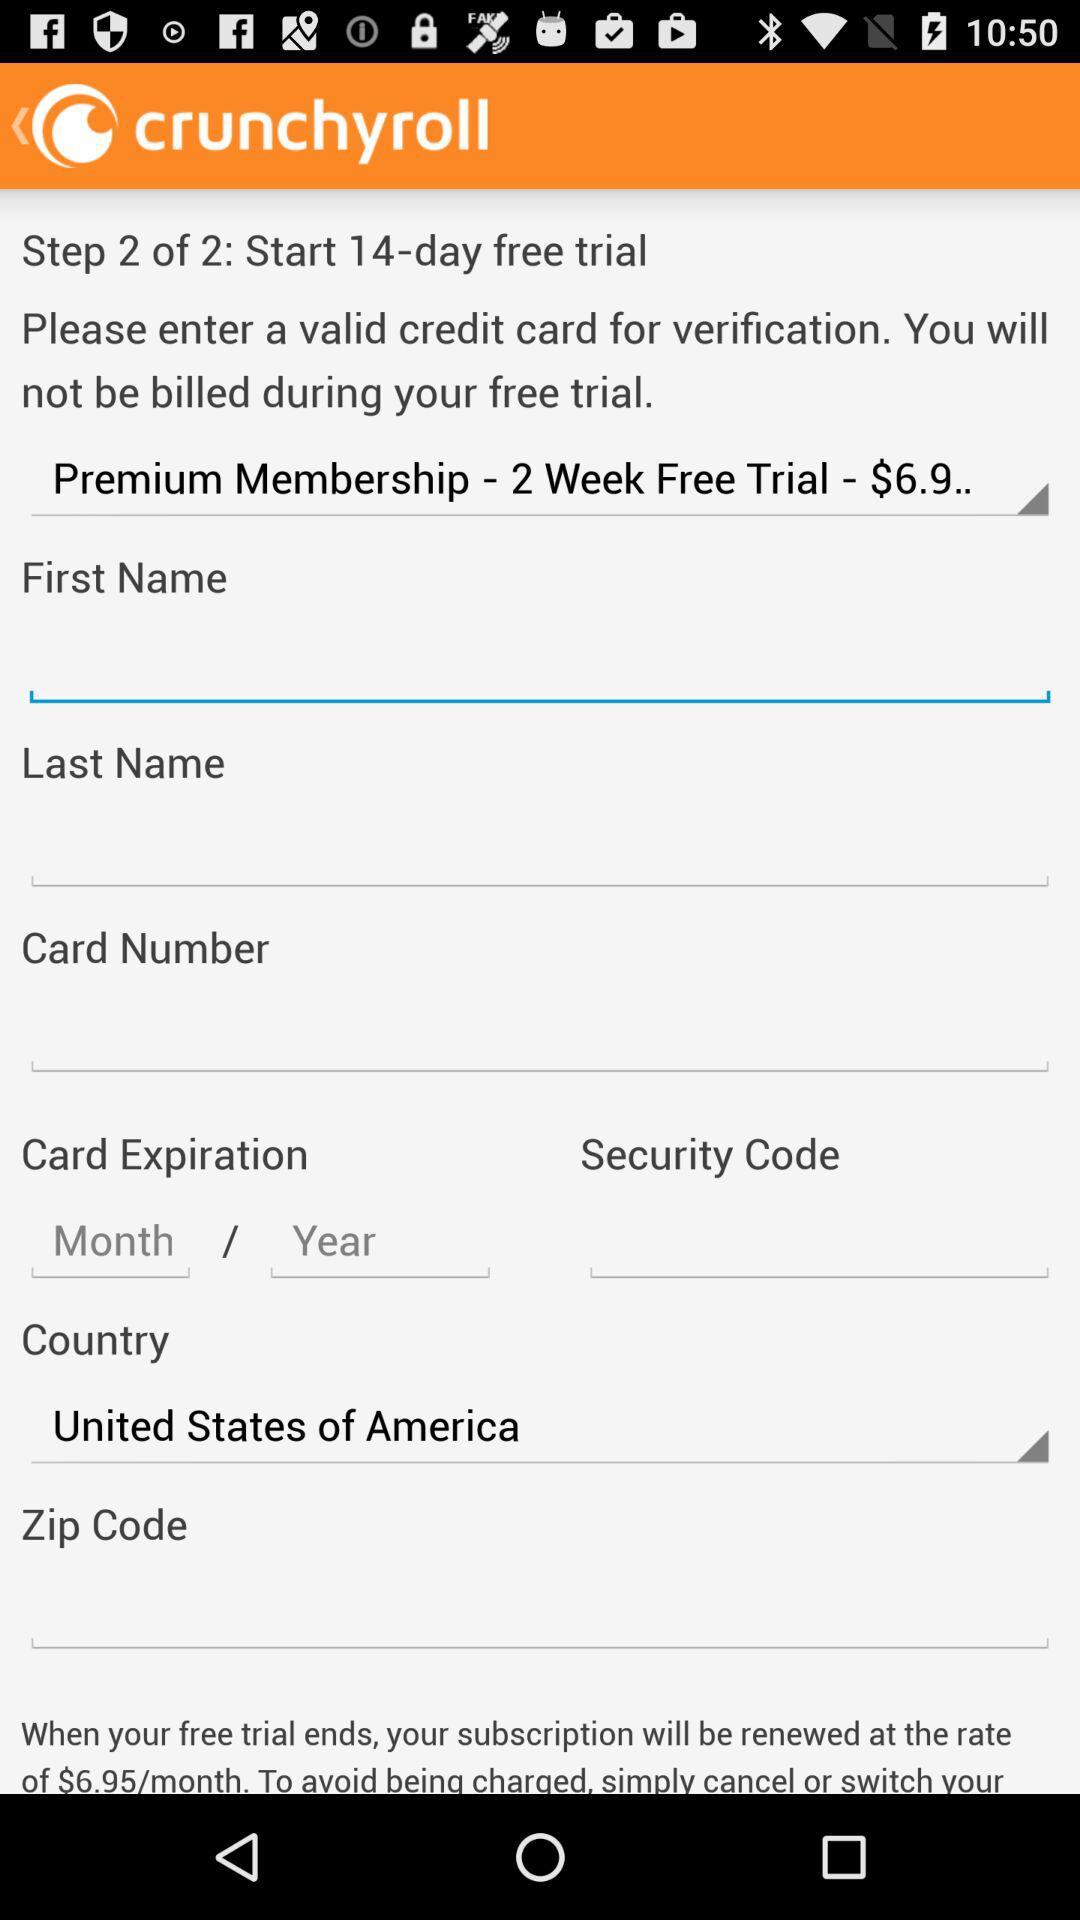 Image resolution: width=1080 pixels, height=1920 pixels. I want to click on screen page, so click(540, 848).